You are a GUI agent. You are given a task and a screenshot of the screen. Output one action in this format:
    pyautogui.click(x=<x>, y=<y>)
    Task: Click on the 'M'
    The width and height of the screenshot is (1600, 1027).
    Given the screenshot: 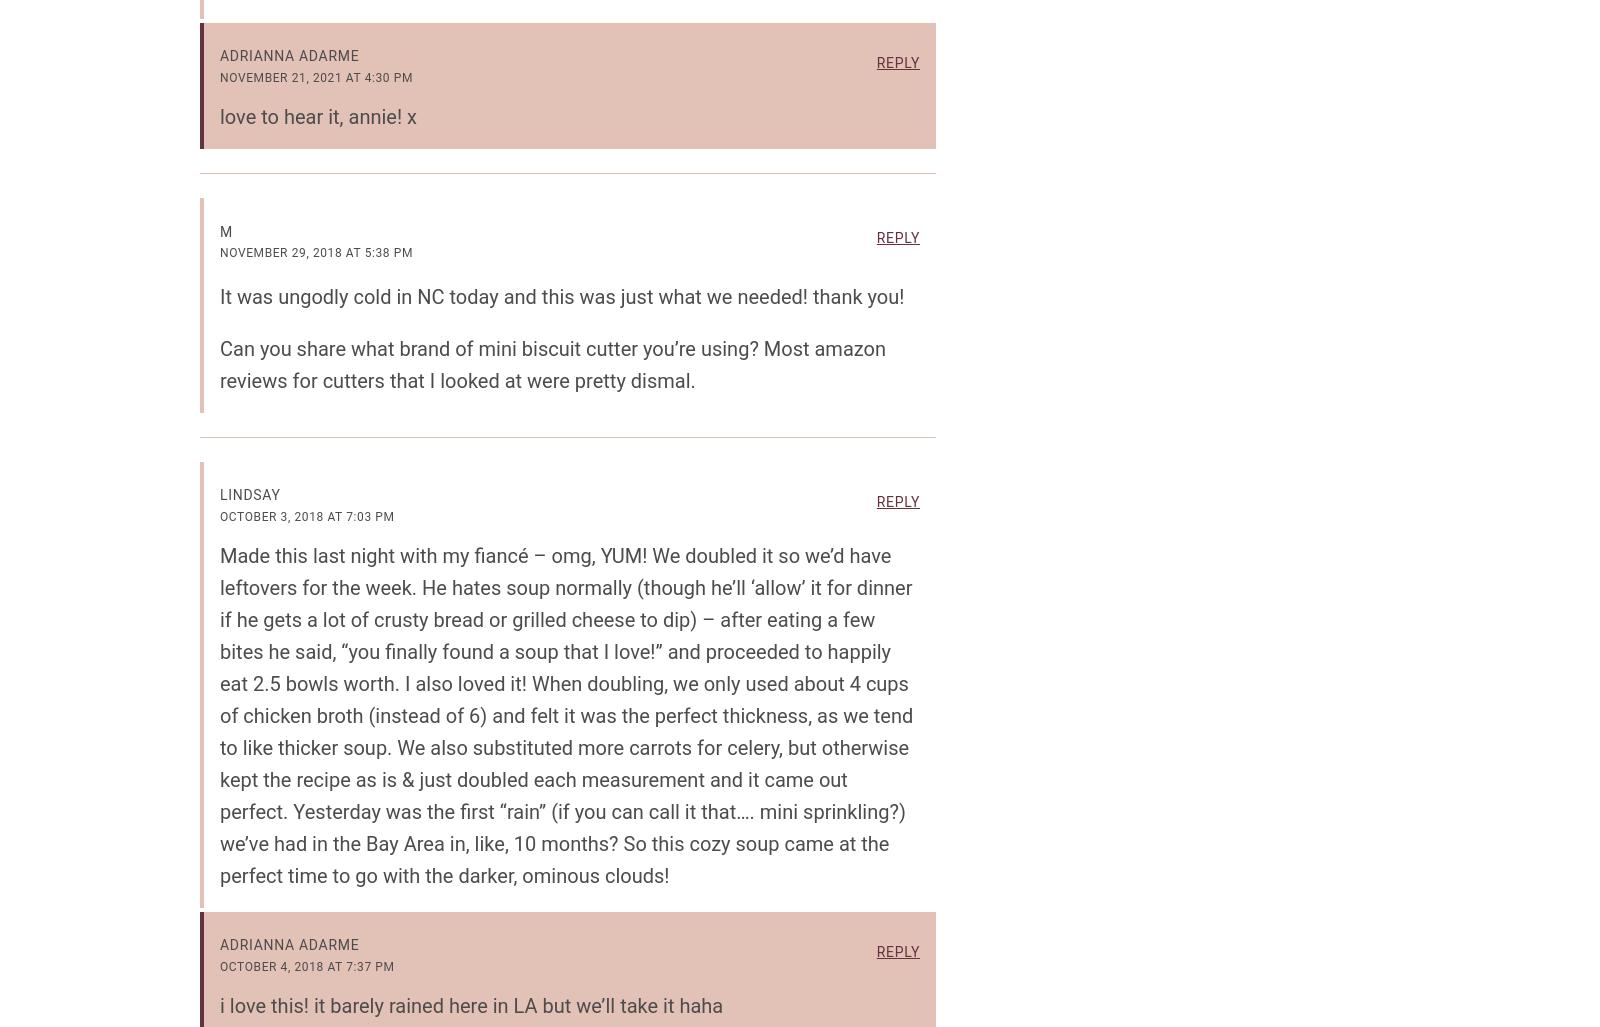 What is the action you would take?
    pyautogui.click(x=225, y=230)
    